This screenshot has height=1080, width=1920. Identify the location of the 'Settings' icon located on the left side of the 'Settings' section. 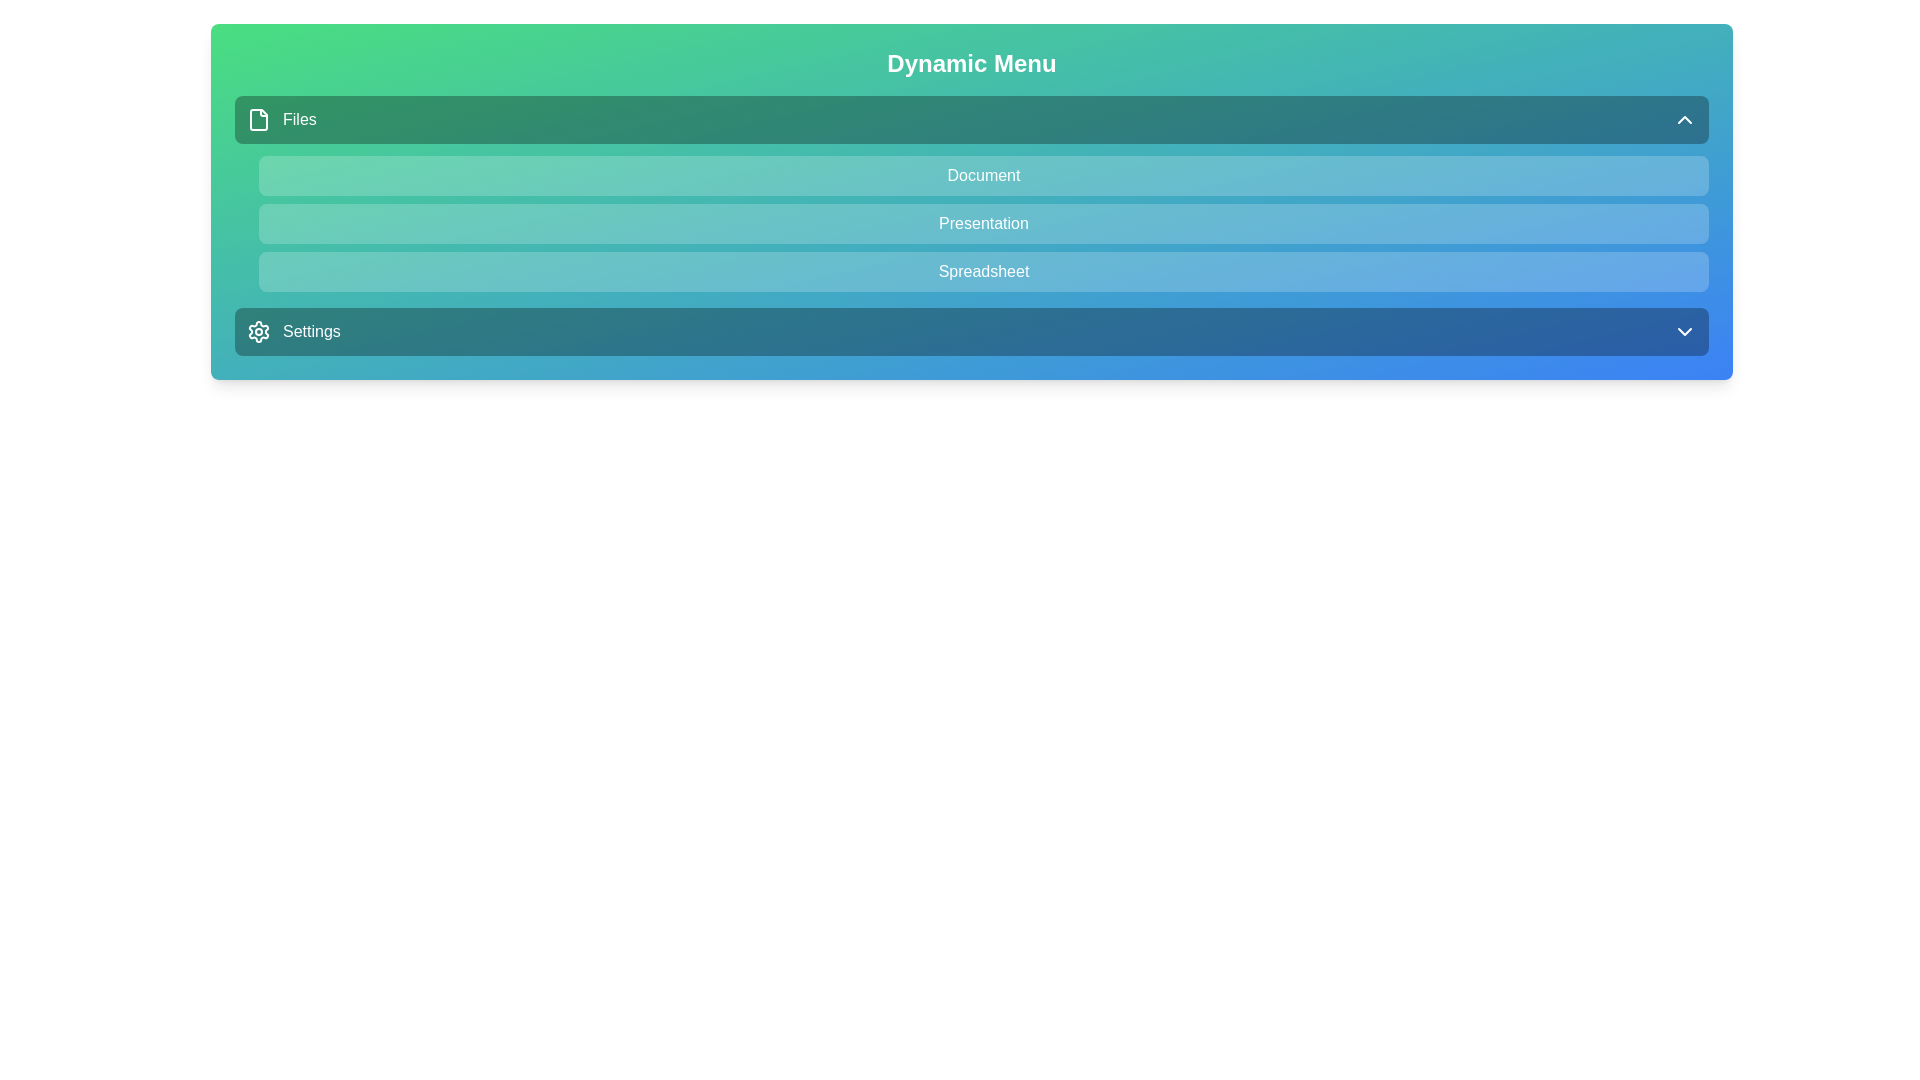
(258, 330).